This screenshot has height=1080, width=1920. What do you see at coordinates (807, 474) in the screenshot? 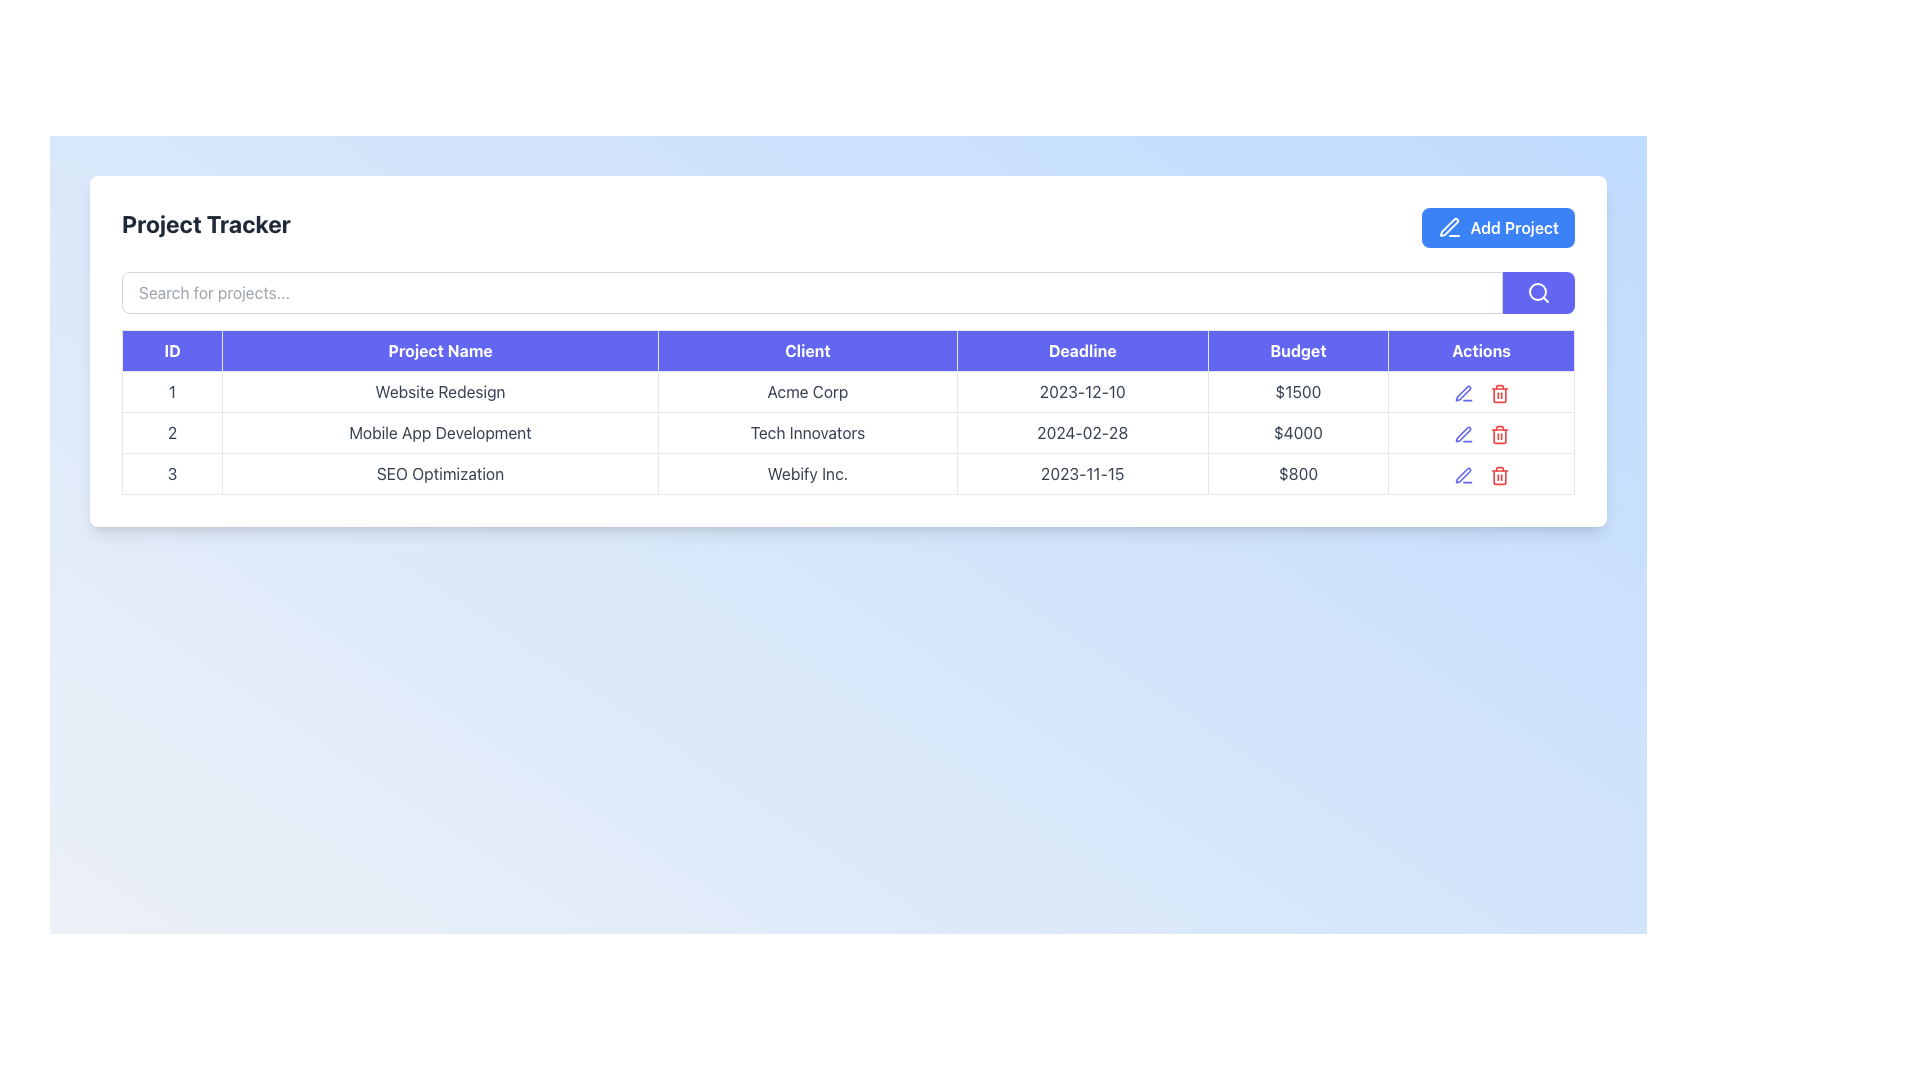
I see `the Text label that signifies the client name for the project 'SEO Optimization', located in the third column of row '3' under 'Client'` at bounding box center [807, 474].